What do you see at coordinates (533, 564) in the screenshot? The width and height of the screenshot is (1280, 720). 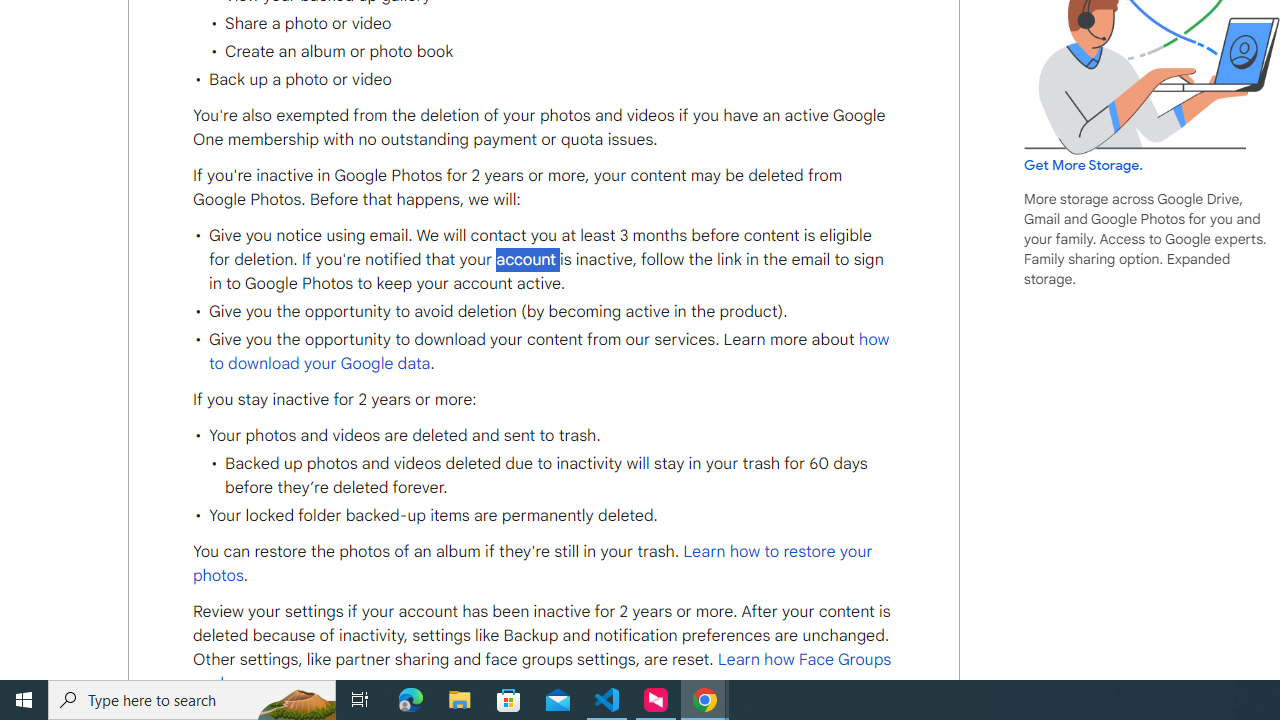 I see `'Learn how to restore your photos'` at bounding box center [533, 564].